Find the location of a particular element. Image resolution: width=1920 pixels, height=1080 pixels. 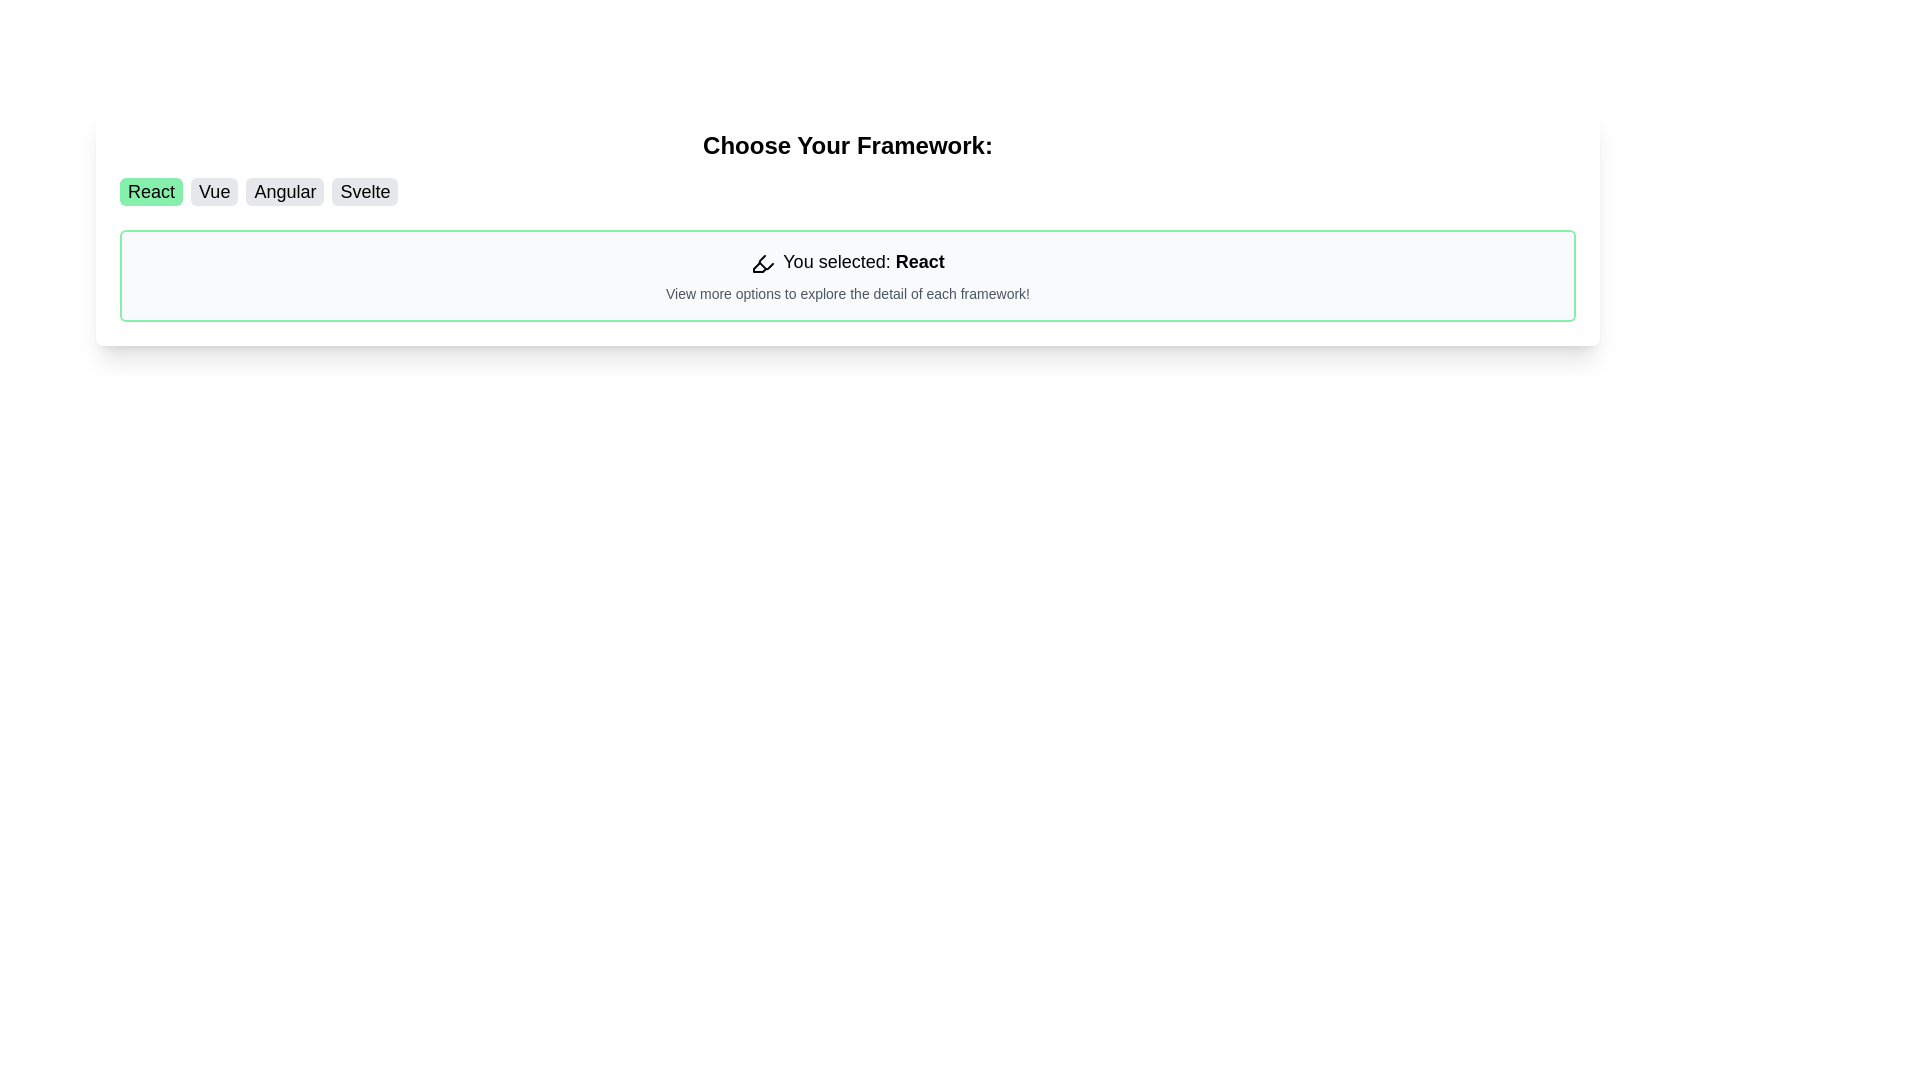

the button labeled 'React' with rounded corners and a green background, which is the first among four framework buttons in the 'Choose Your Framework:' section is located at coordinates (150, 192).